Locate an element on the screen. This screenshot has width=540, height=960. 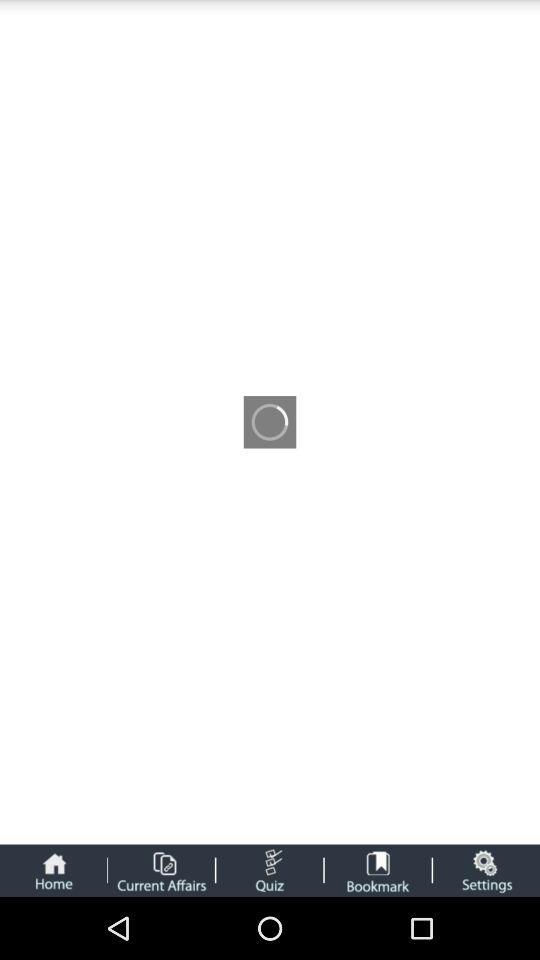
quiz is located at coordinates (269, 869).